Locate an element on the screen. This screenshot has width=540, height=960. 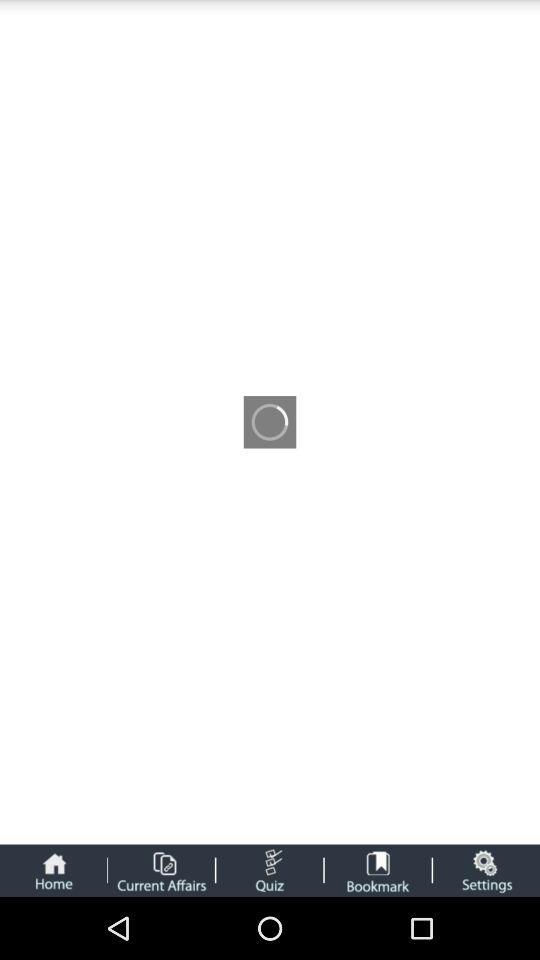
quiz is located at coordinates (269, 869).